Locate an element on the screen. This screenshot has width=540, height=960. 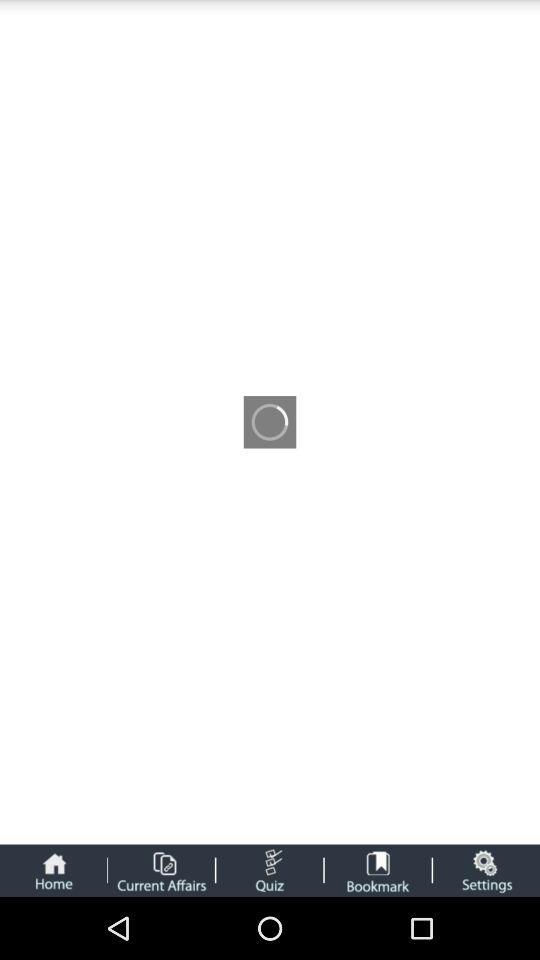
quiz is located at coordinates (269, 869).